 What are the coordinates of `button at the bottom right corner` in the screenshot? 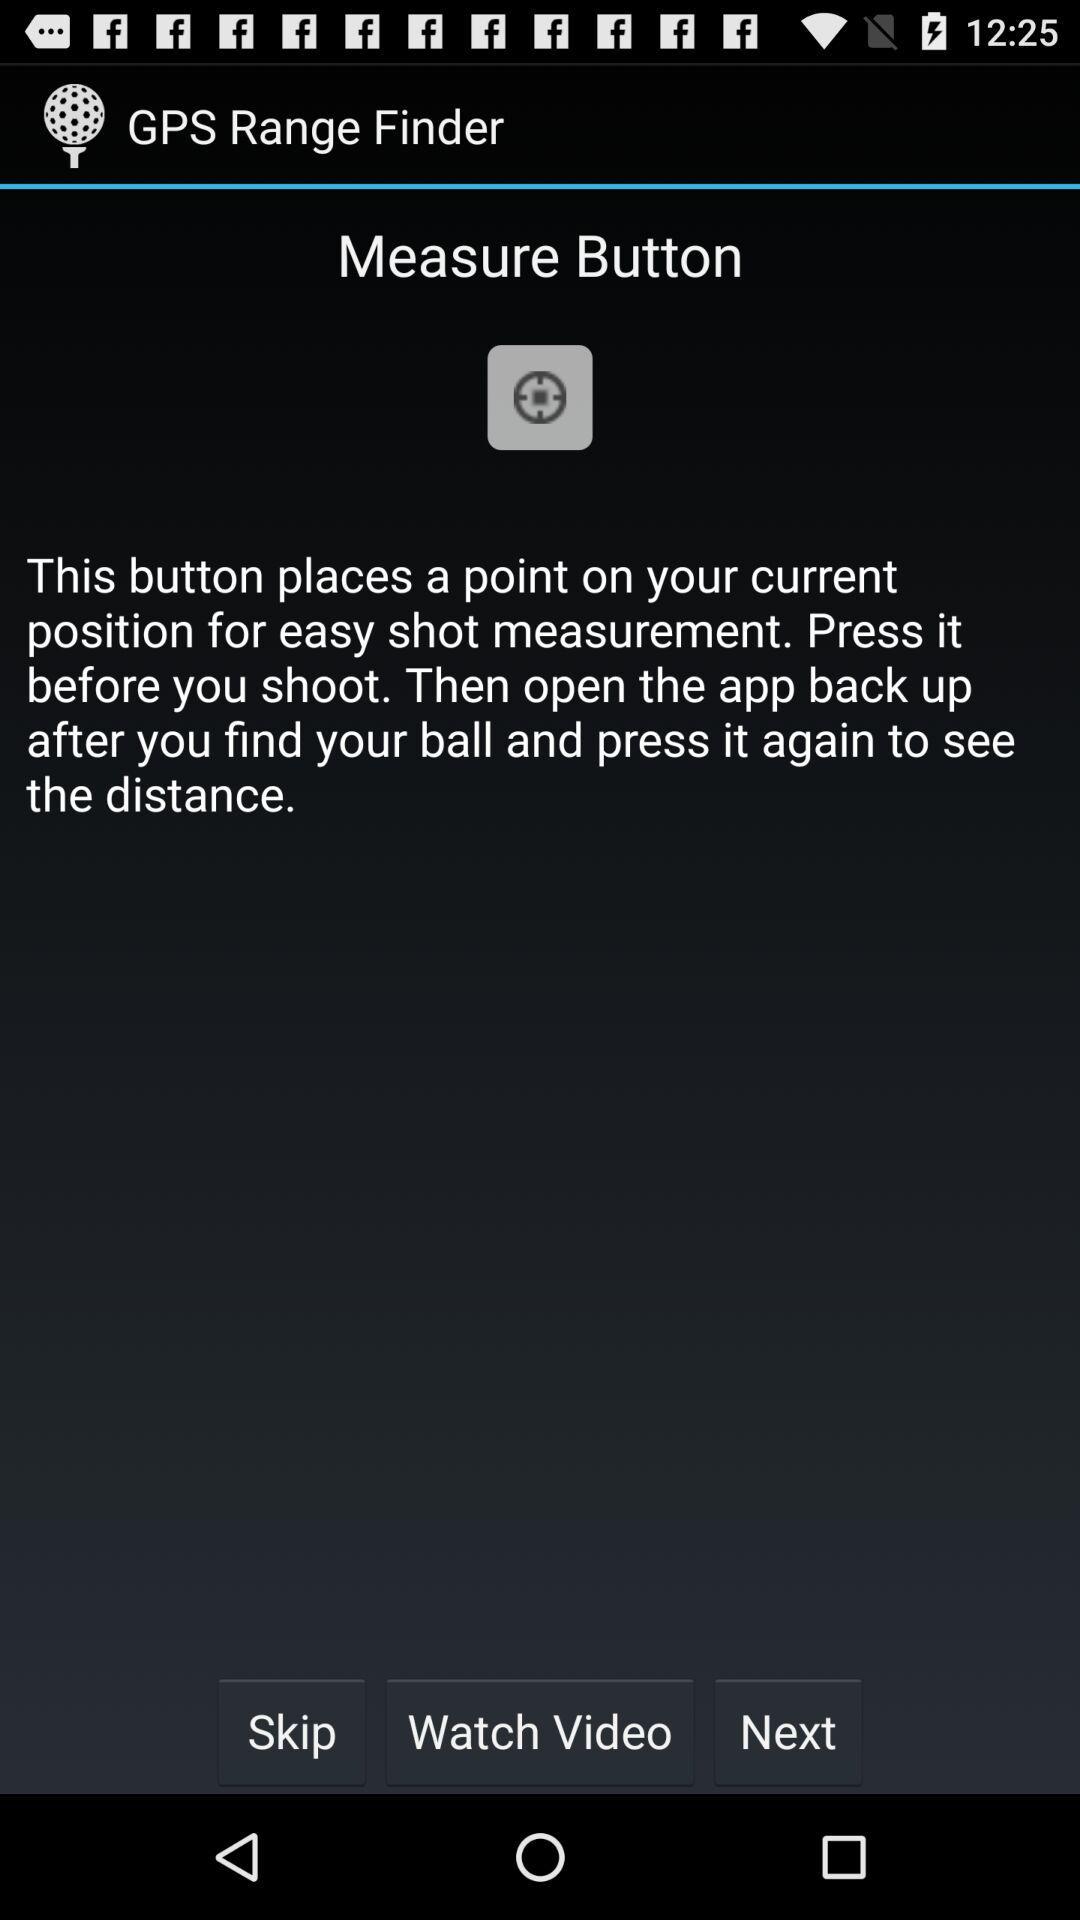 It's located at (787, 1730).